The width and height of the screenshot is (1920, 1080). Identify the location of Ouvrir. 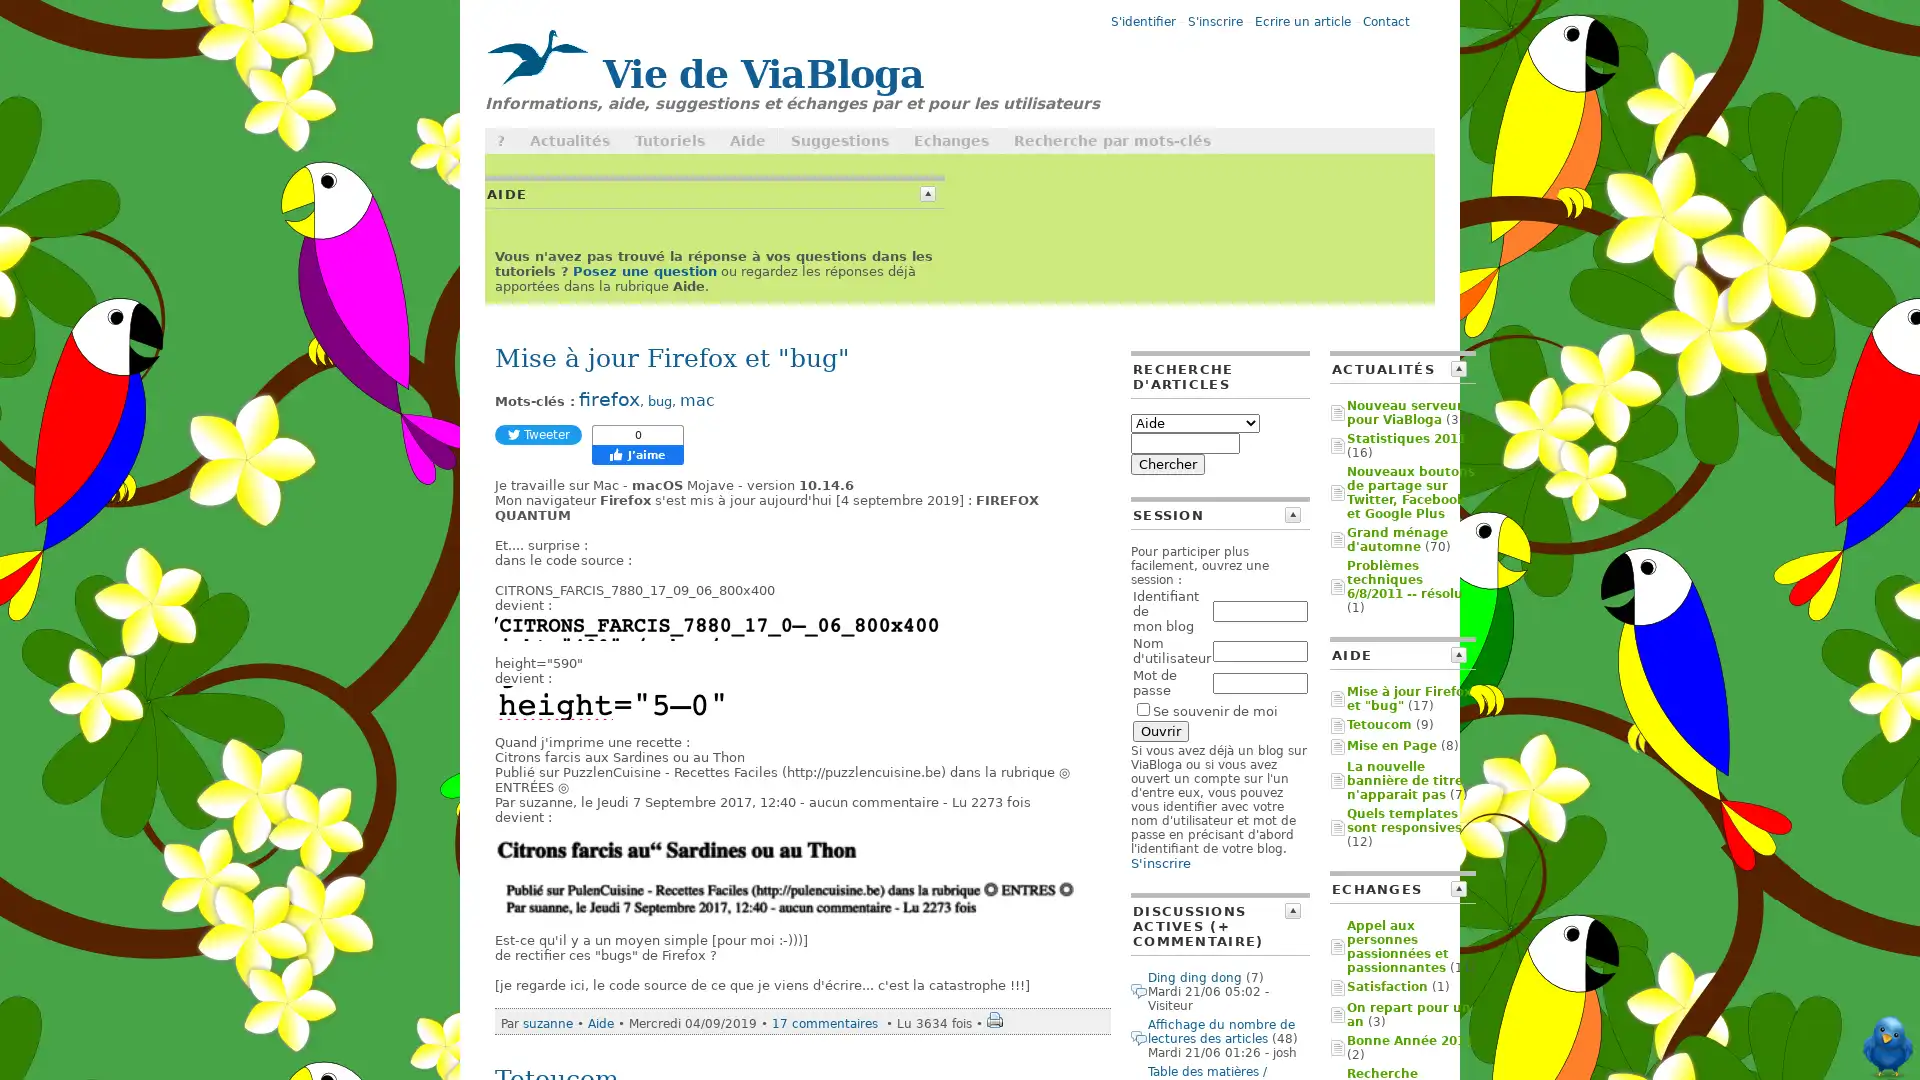
(1161, 731).